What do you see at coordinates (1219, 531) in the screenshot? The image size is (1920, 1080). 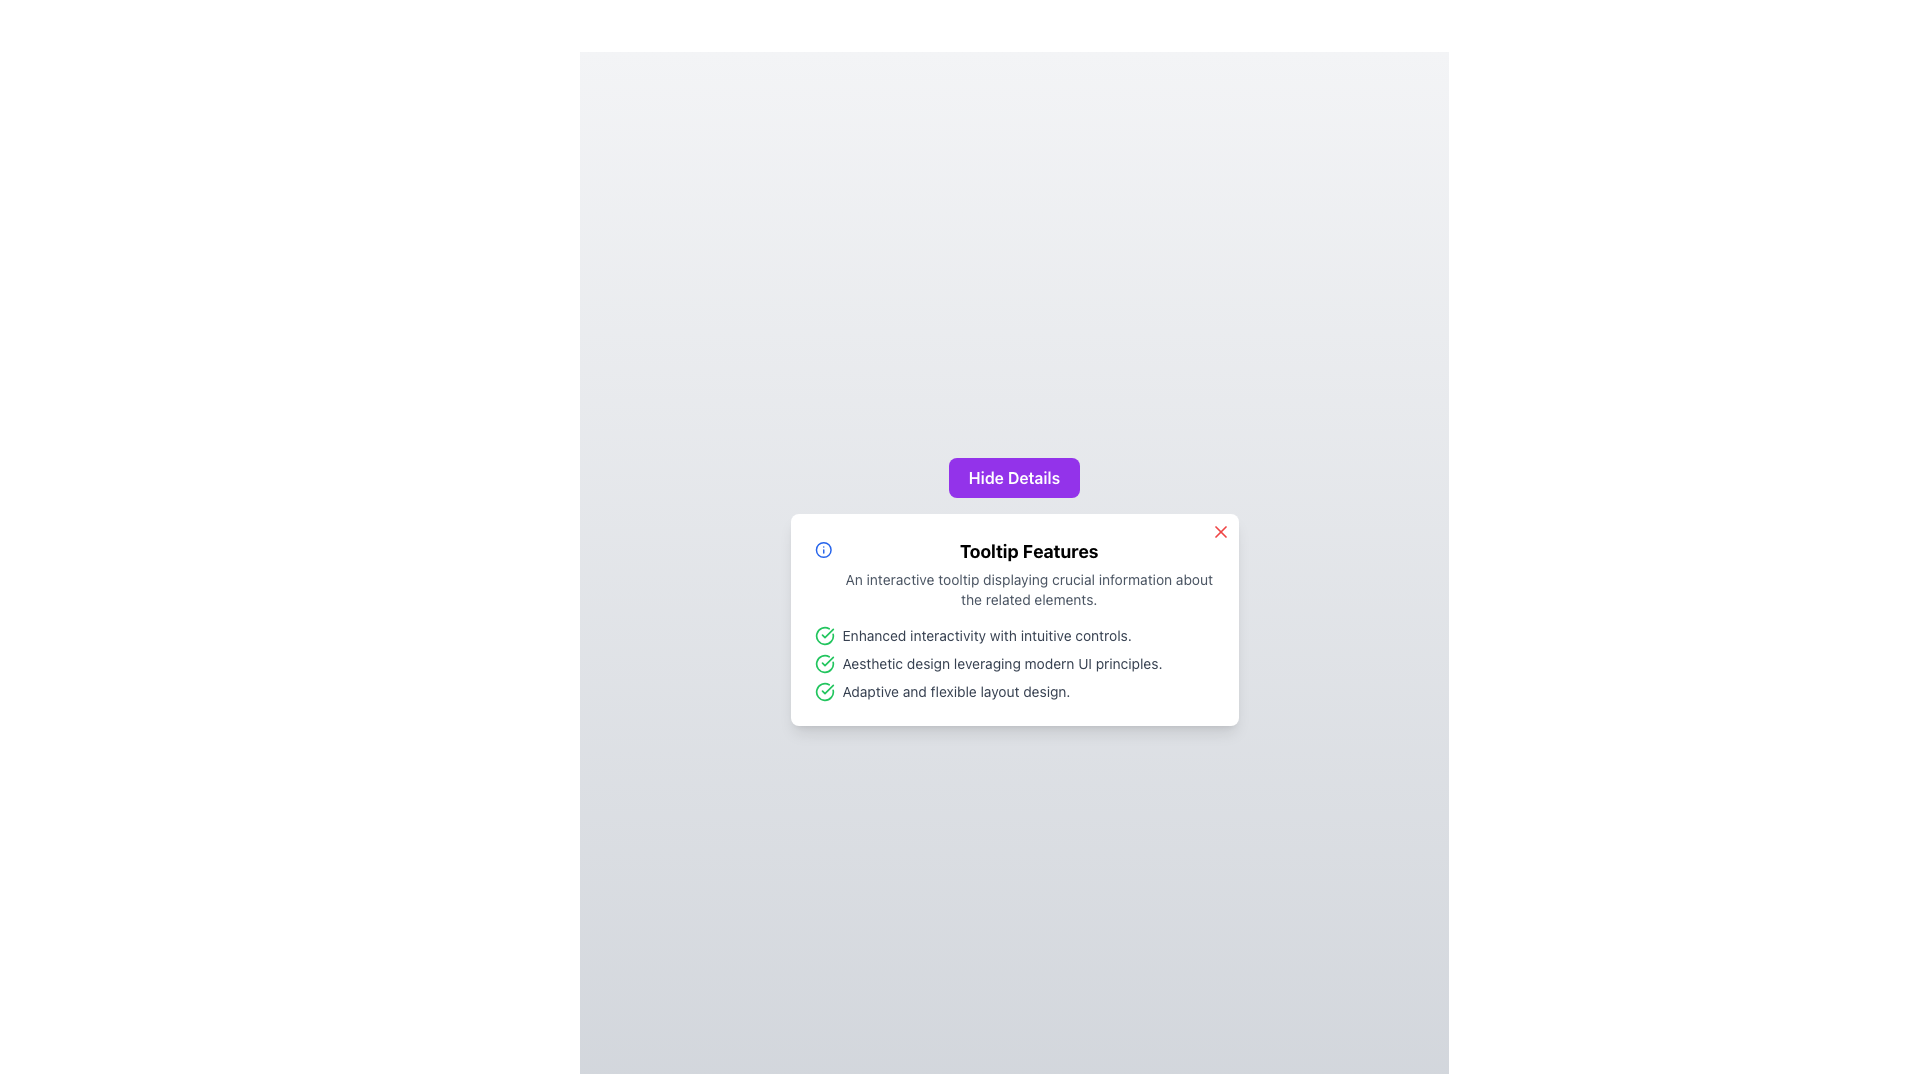 I see `the 'X' icon located at the top-right corner of the tooltip` at bounding box center [1219, 531].